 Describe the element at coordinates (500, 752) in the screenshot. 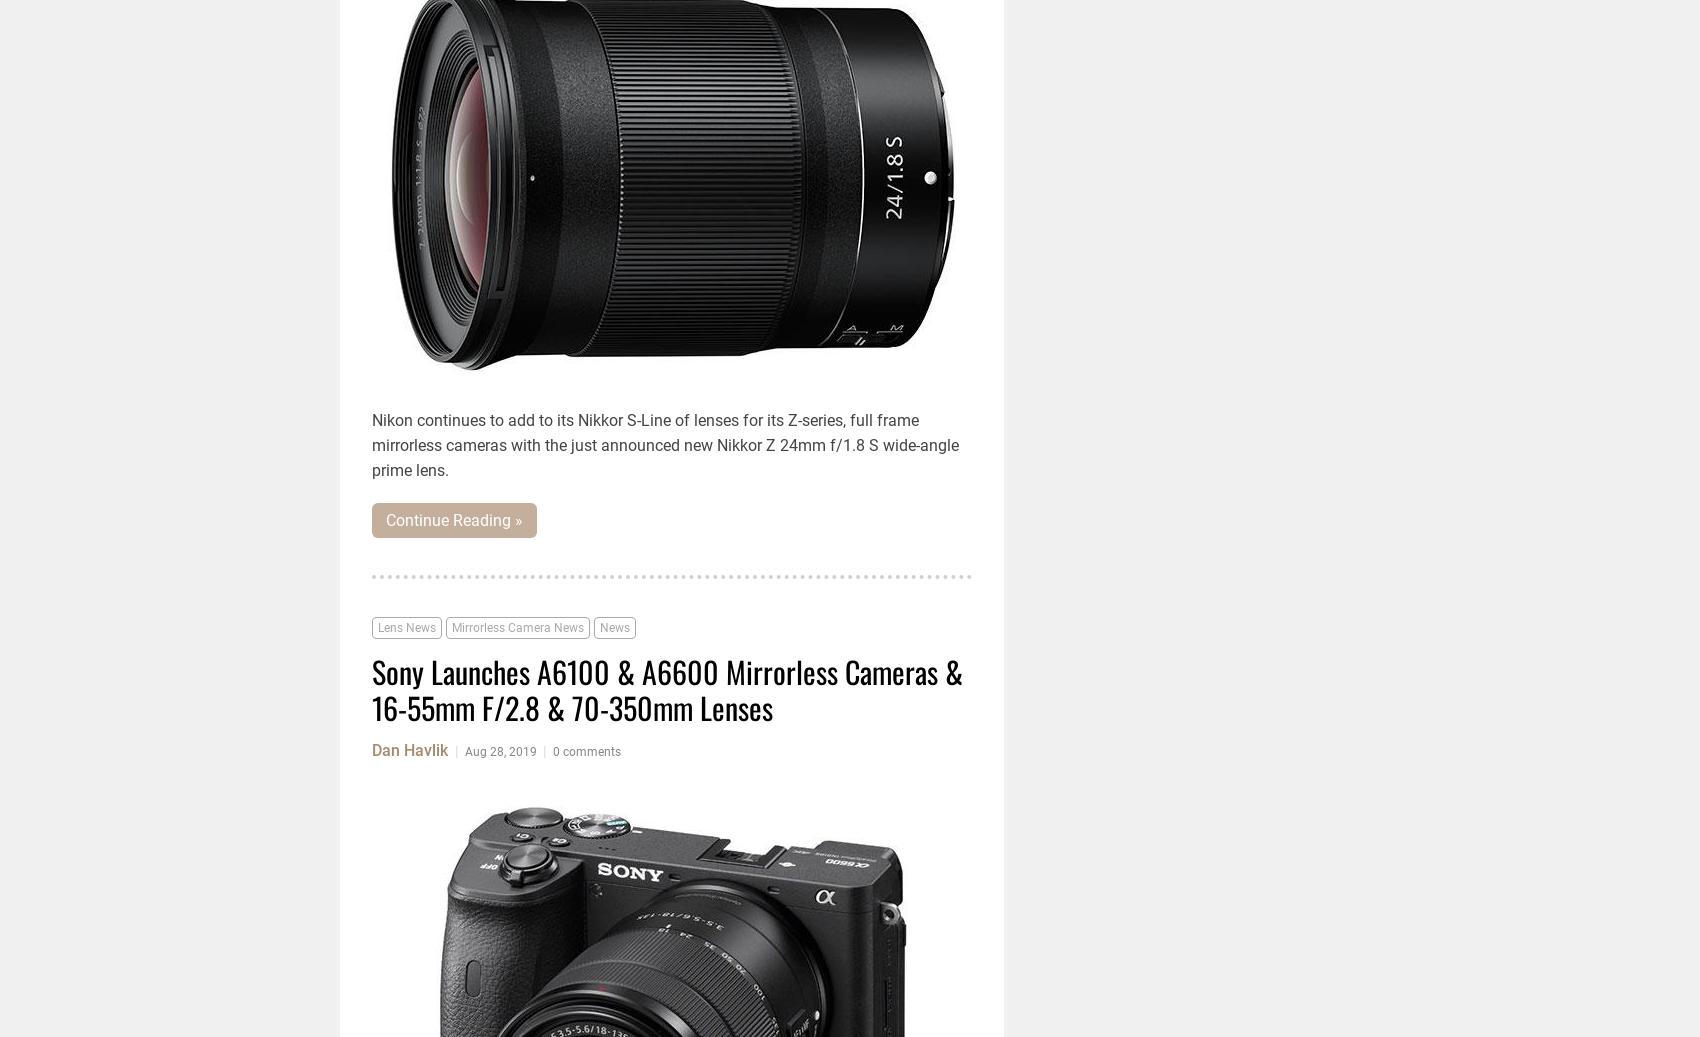

I see `'Aug 28, 2019'` at that location.